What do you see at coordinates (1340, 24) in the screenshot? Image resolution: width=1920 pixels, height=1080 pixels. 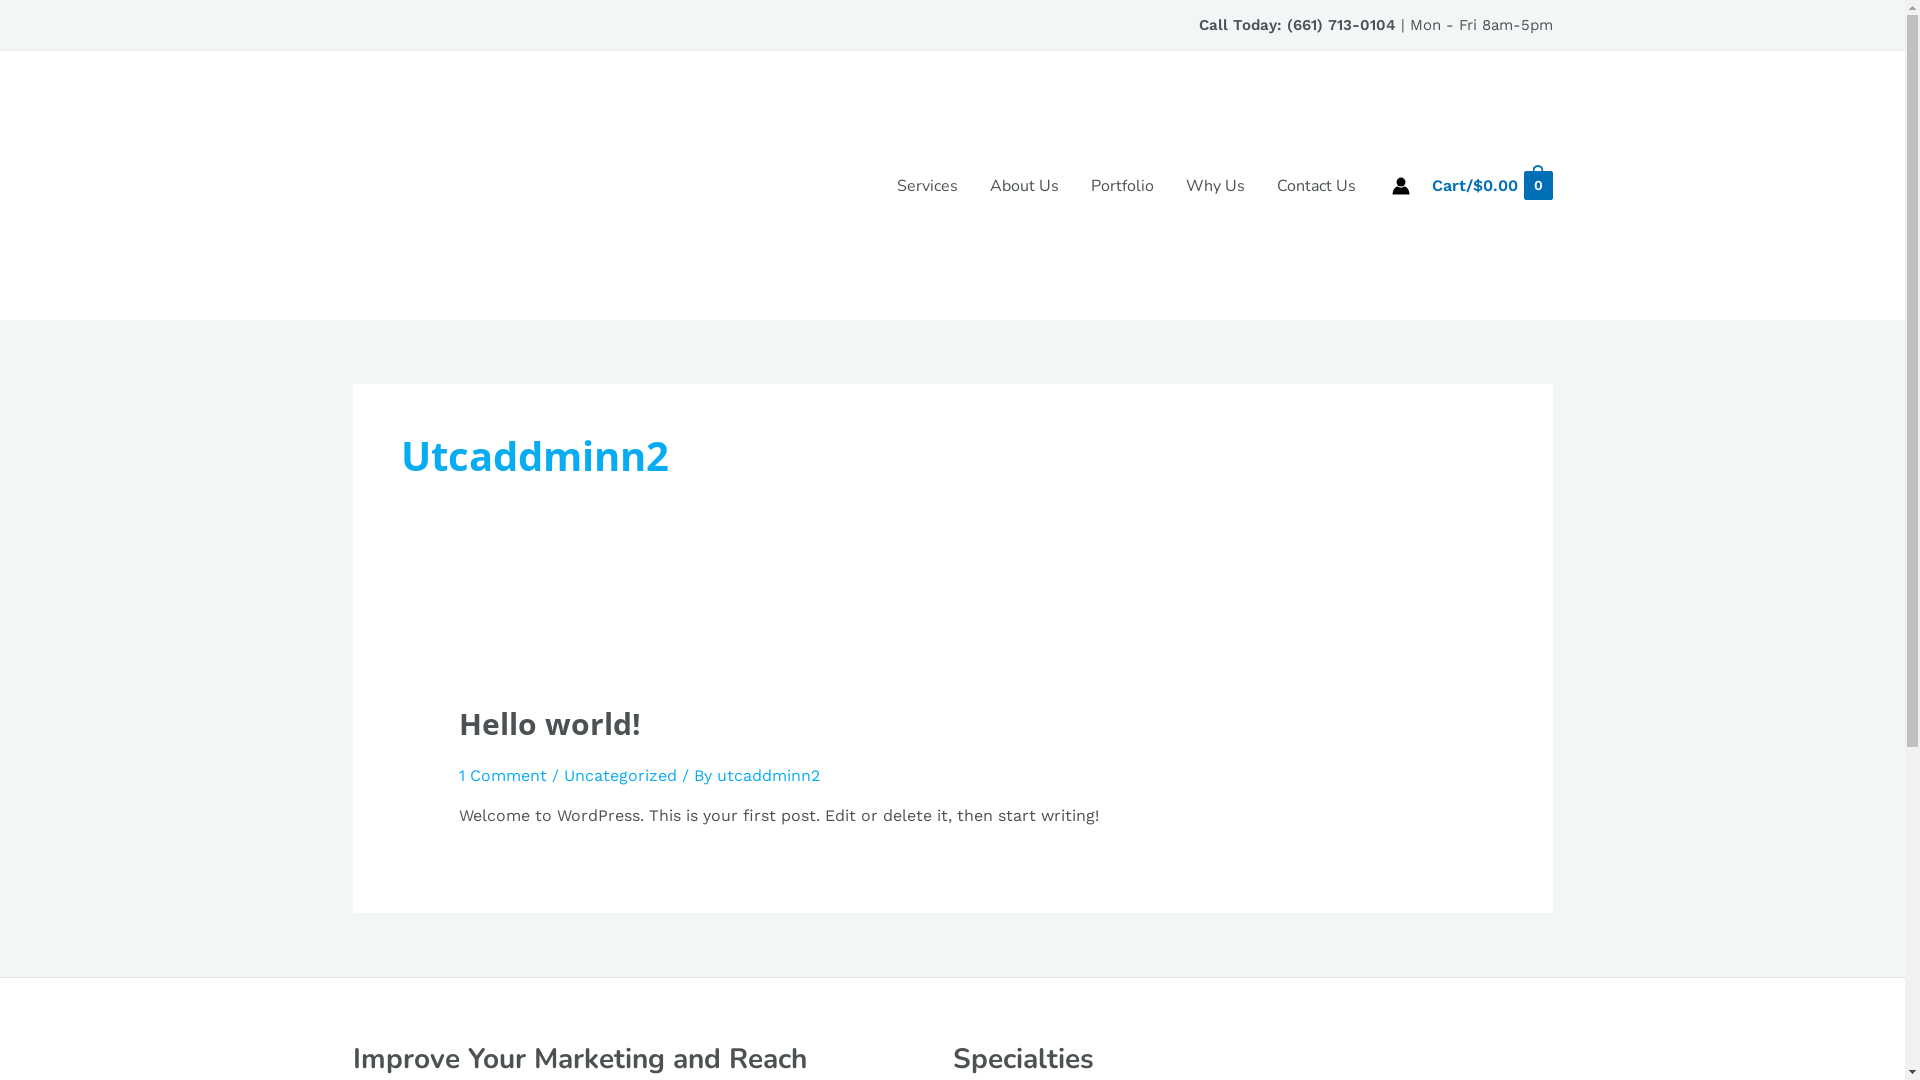 I see `'(661) 713-0104'` at bounding box center [1340, 24].